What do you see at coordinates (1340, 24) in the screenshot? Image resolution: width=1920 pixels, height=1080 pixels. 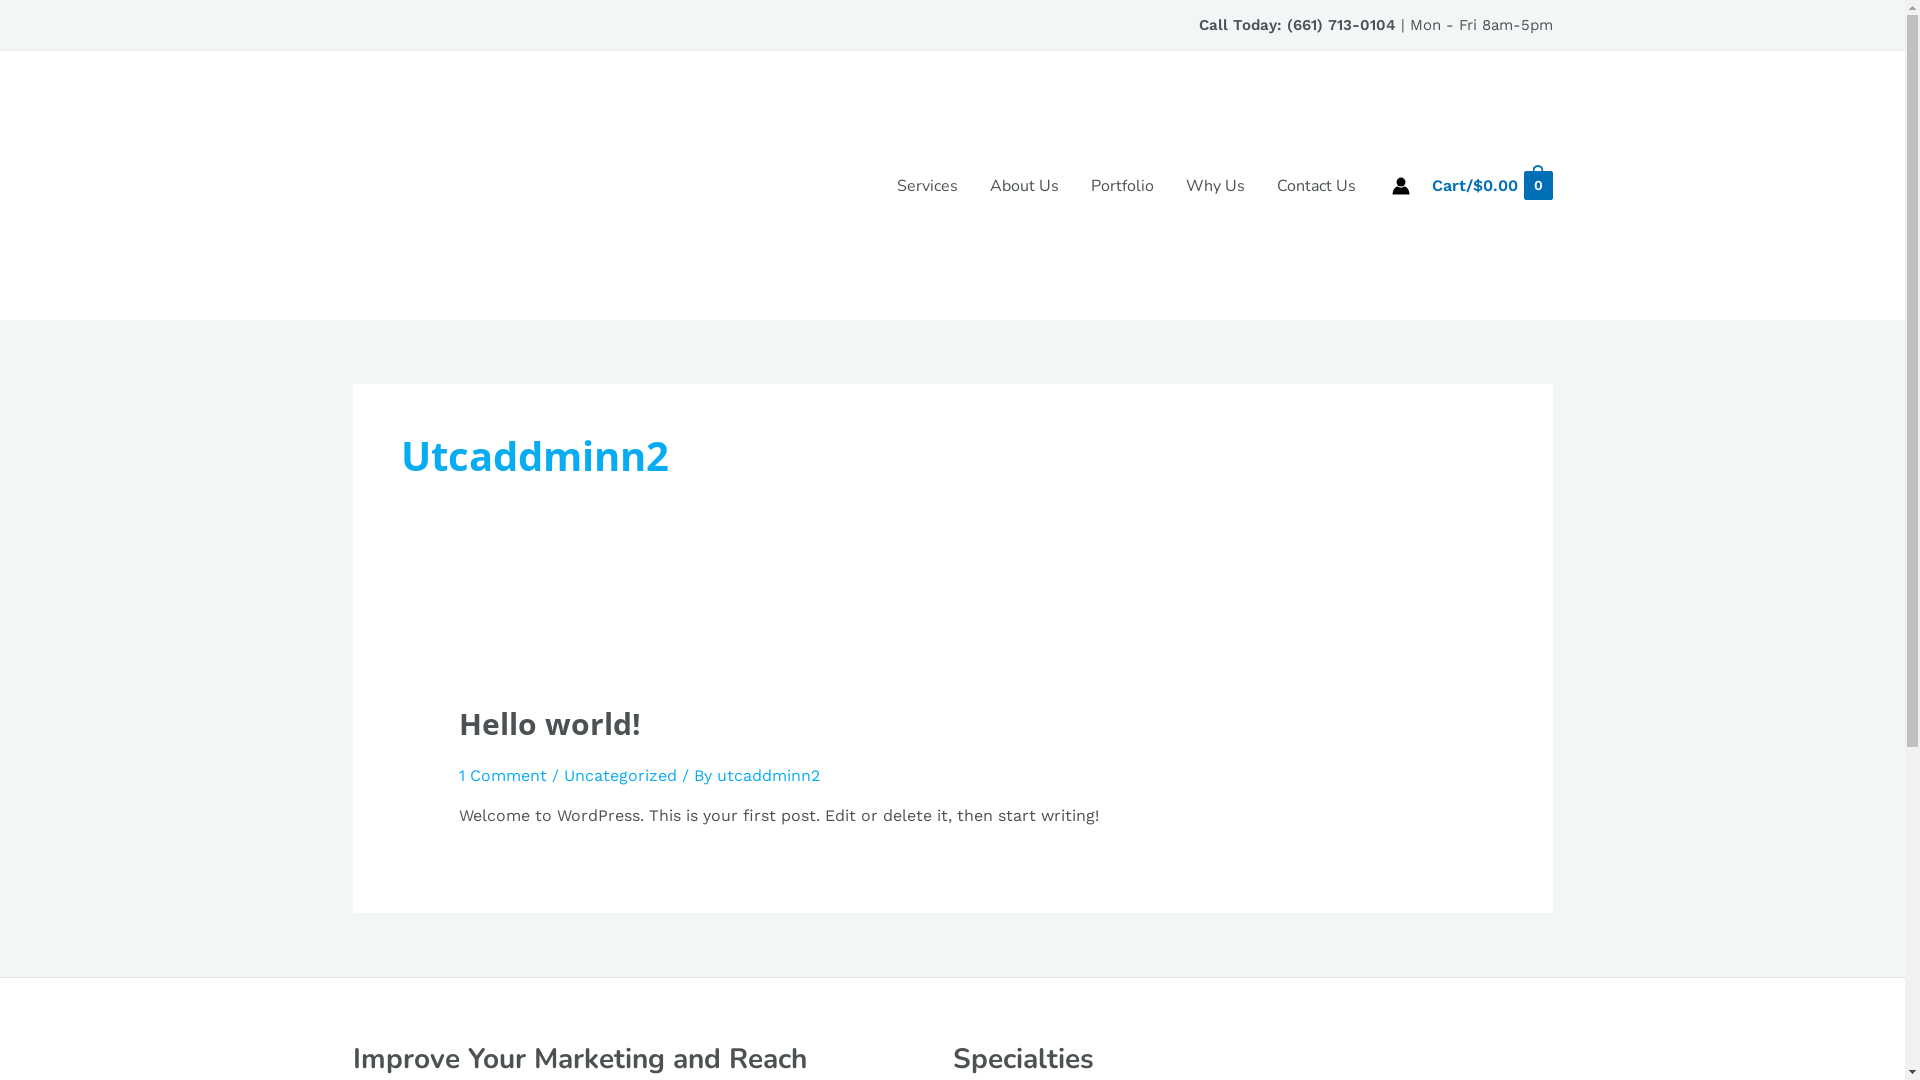 I see `'(661) 713-0104'` at bounding box center [1340, 24].